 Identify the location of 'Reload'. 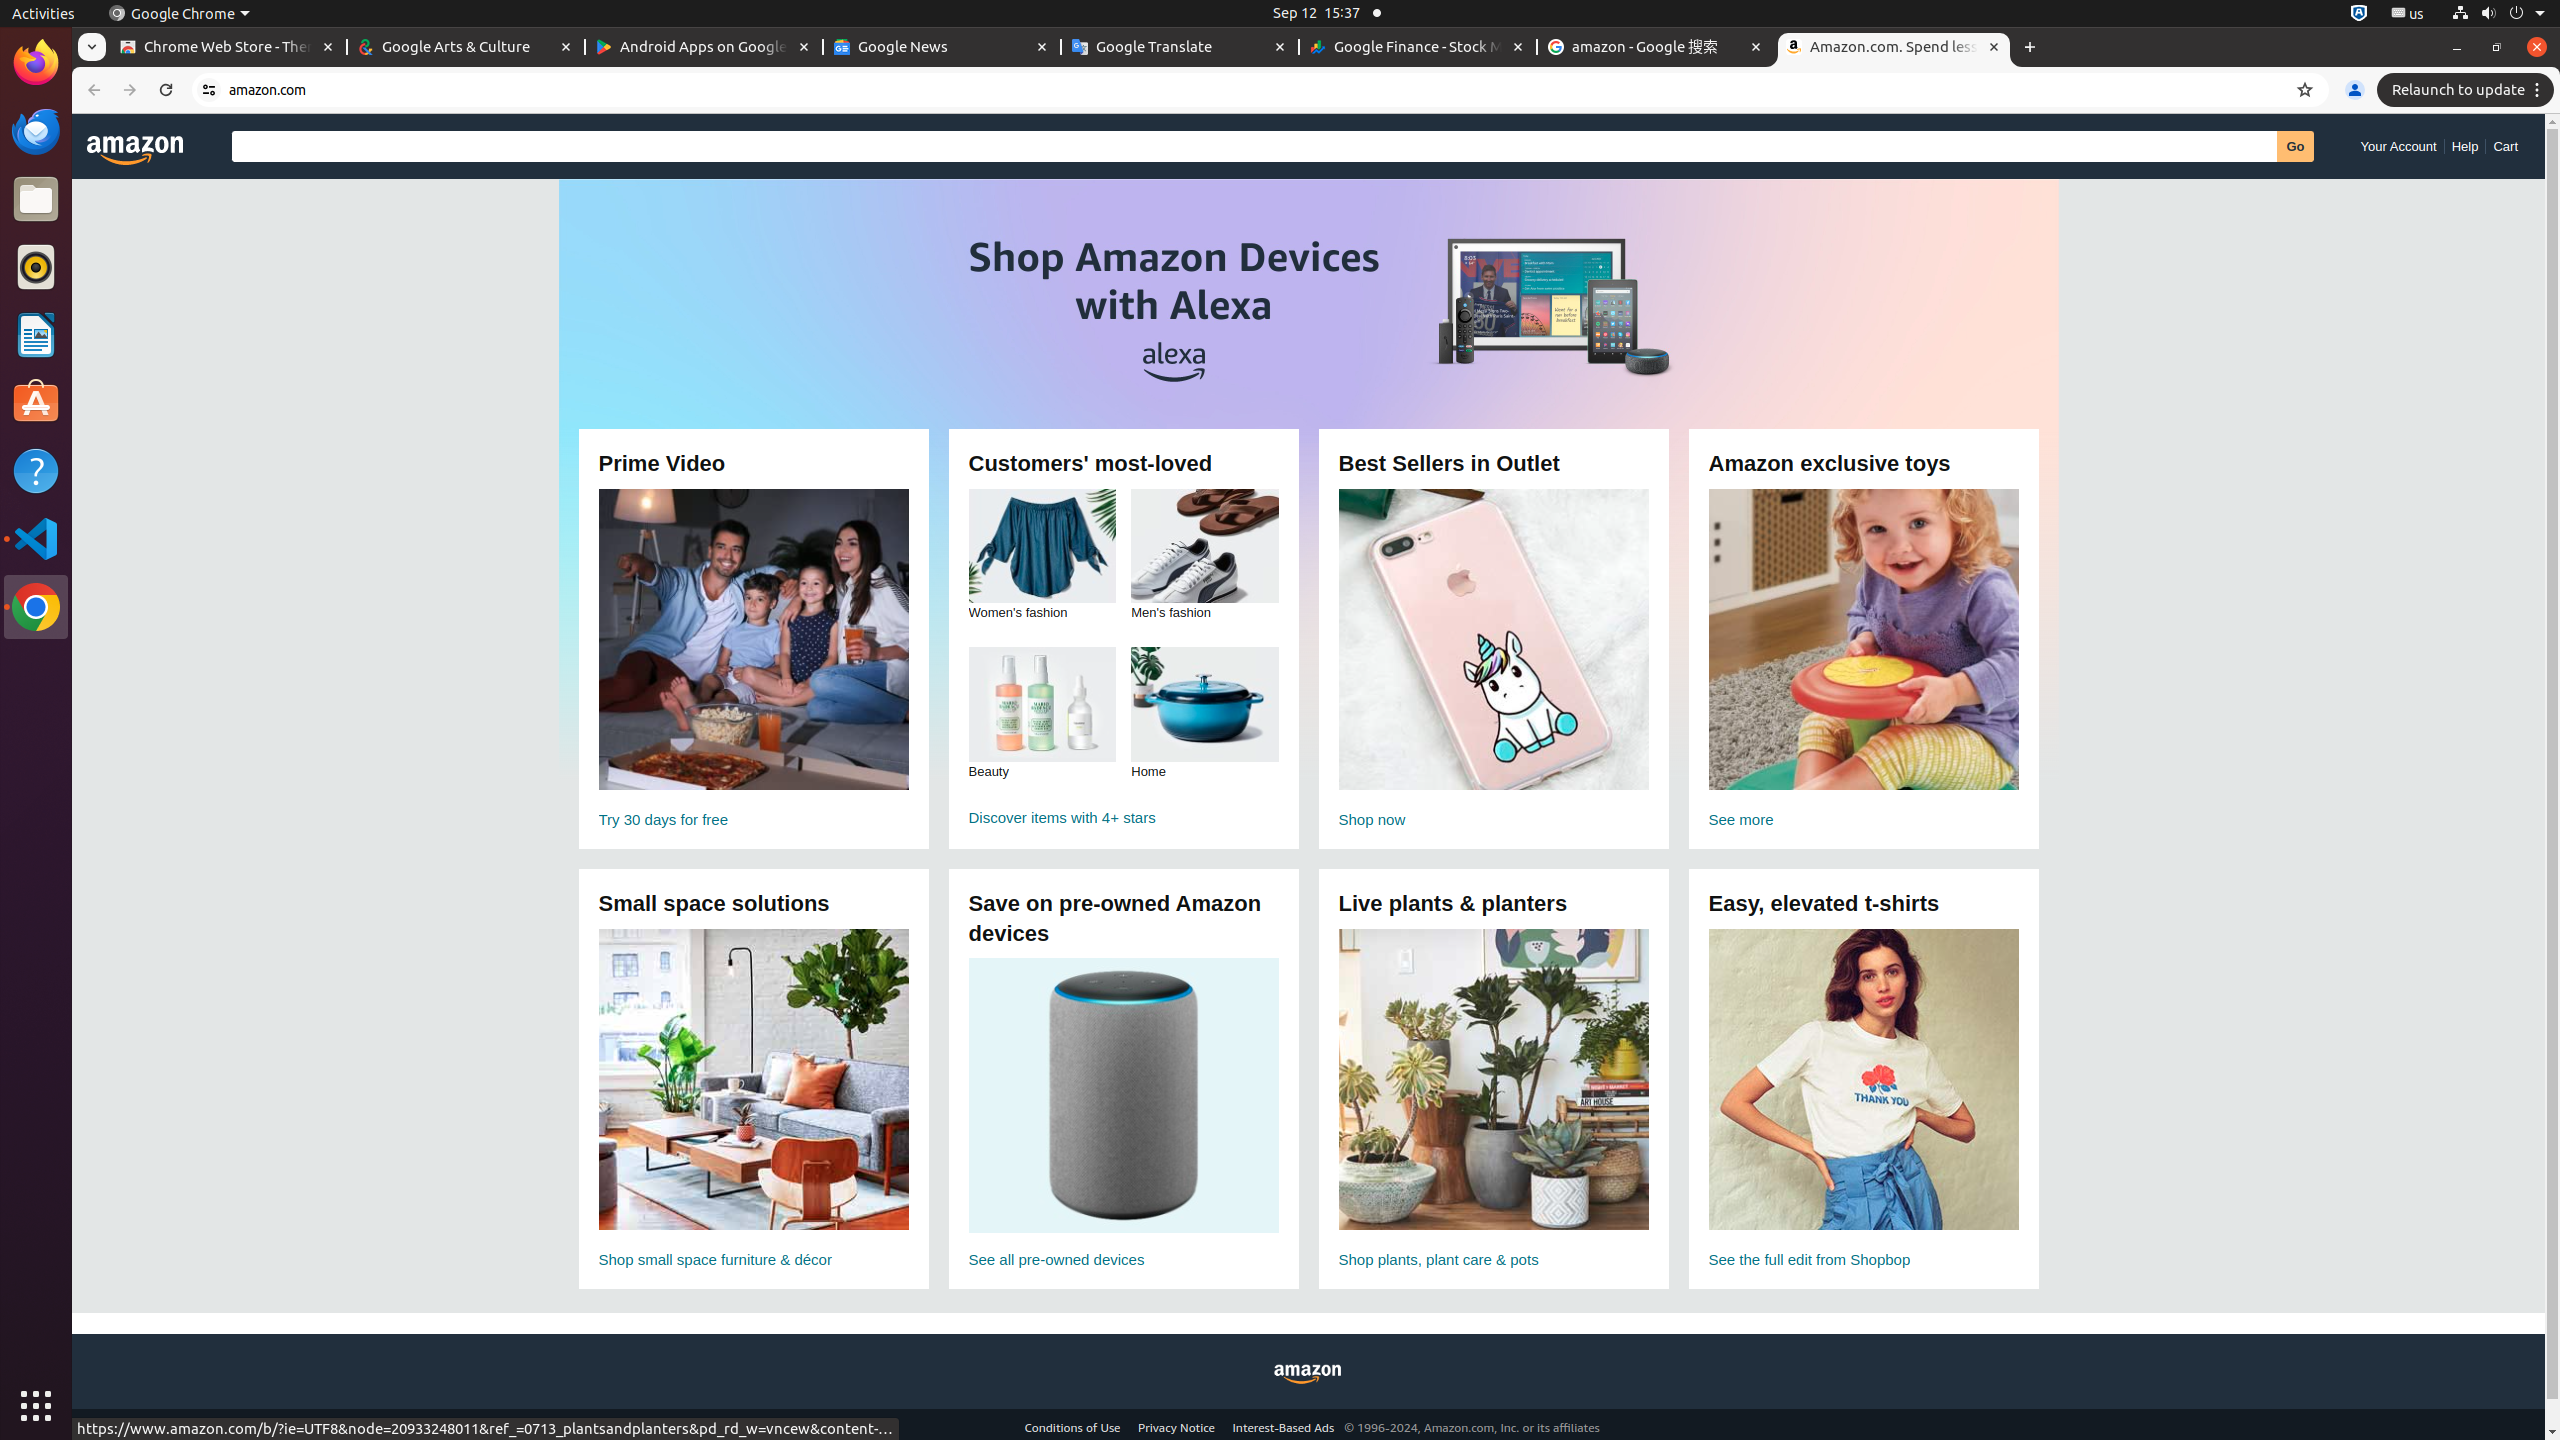
(164, 89).